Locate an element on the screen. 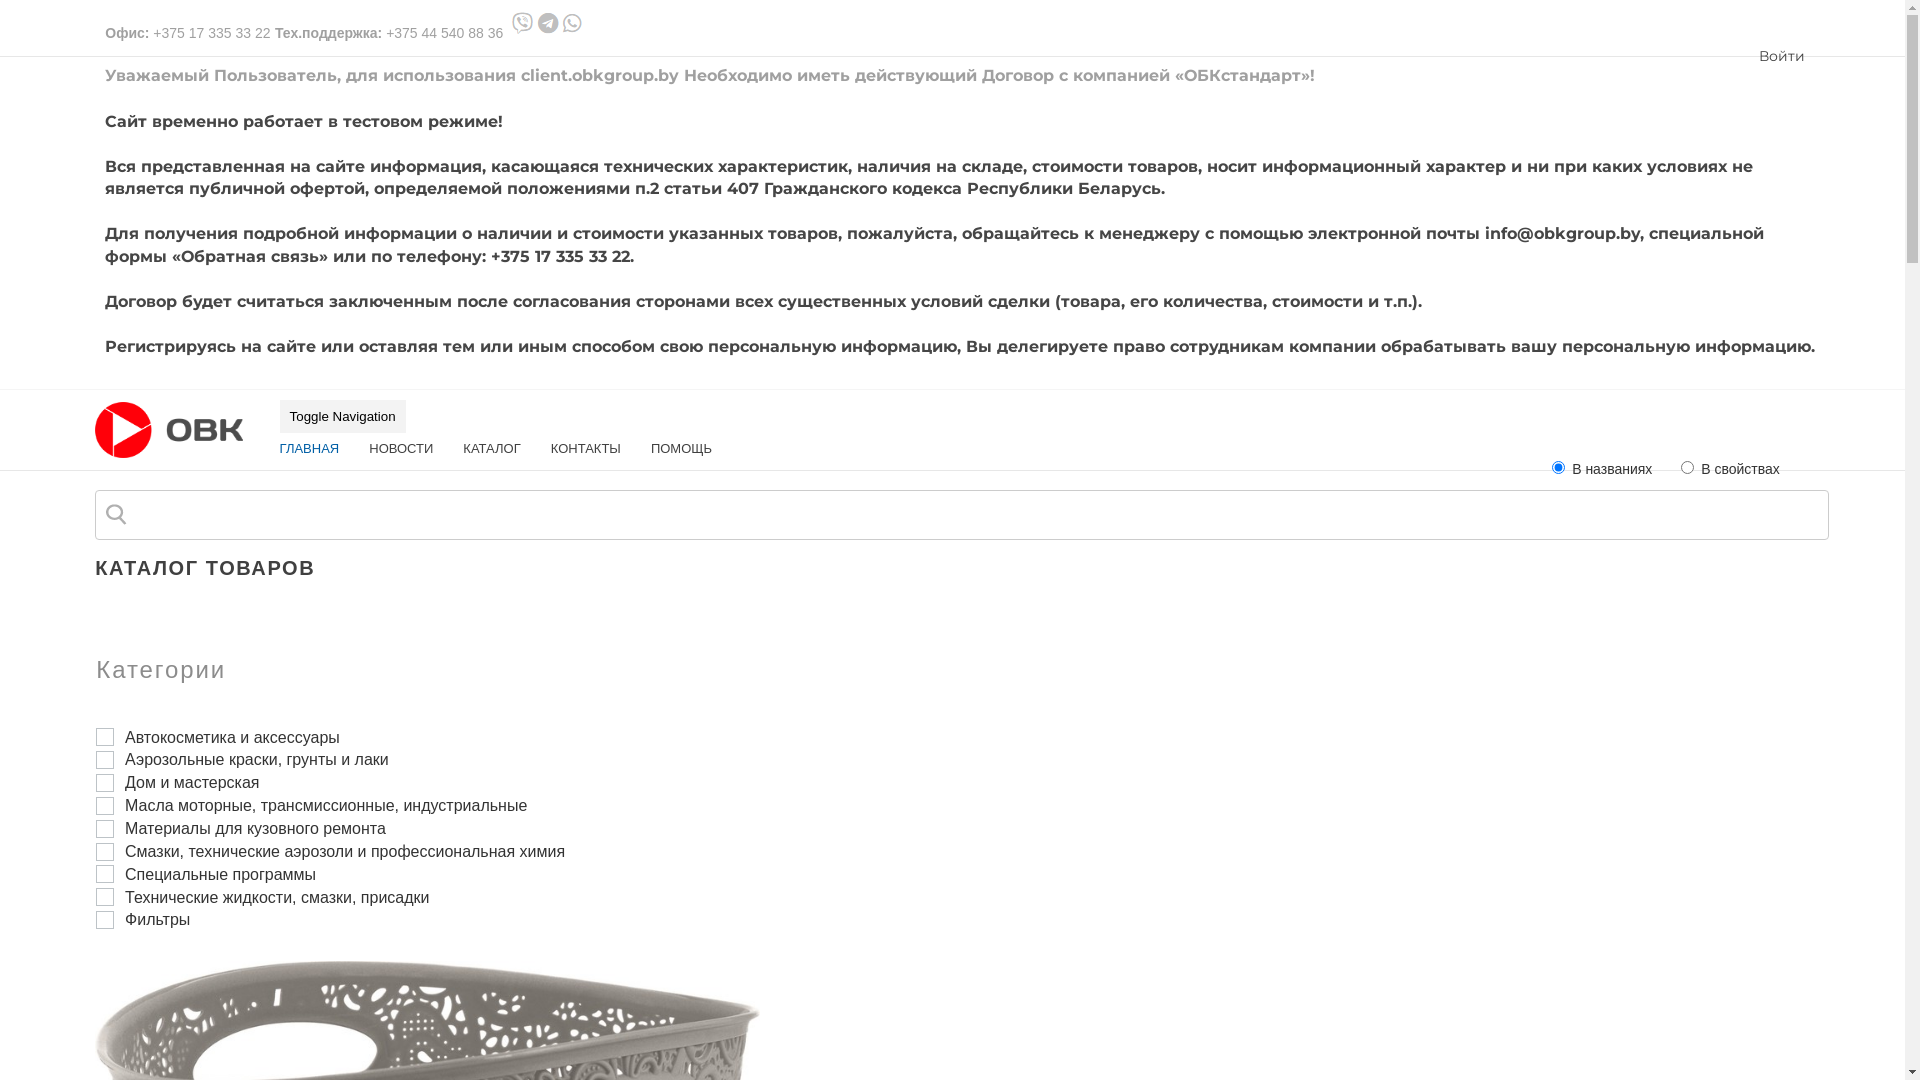 The width and height of the screenshot is (1920, 1080). '+375 44 540 88 36' is located at coordinates (385, 33).